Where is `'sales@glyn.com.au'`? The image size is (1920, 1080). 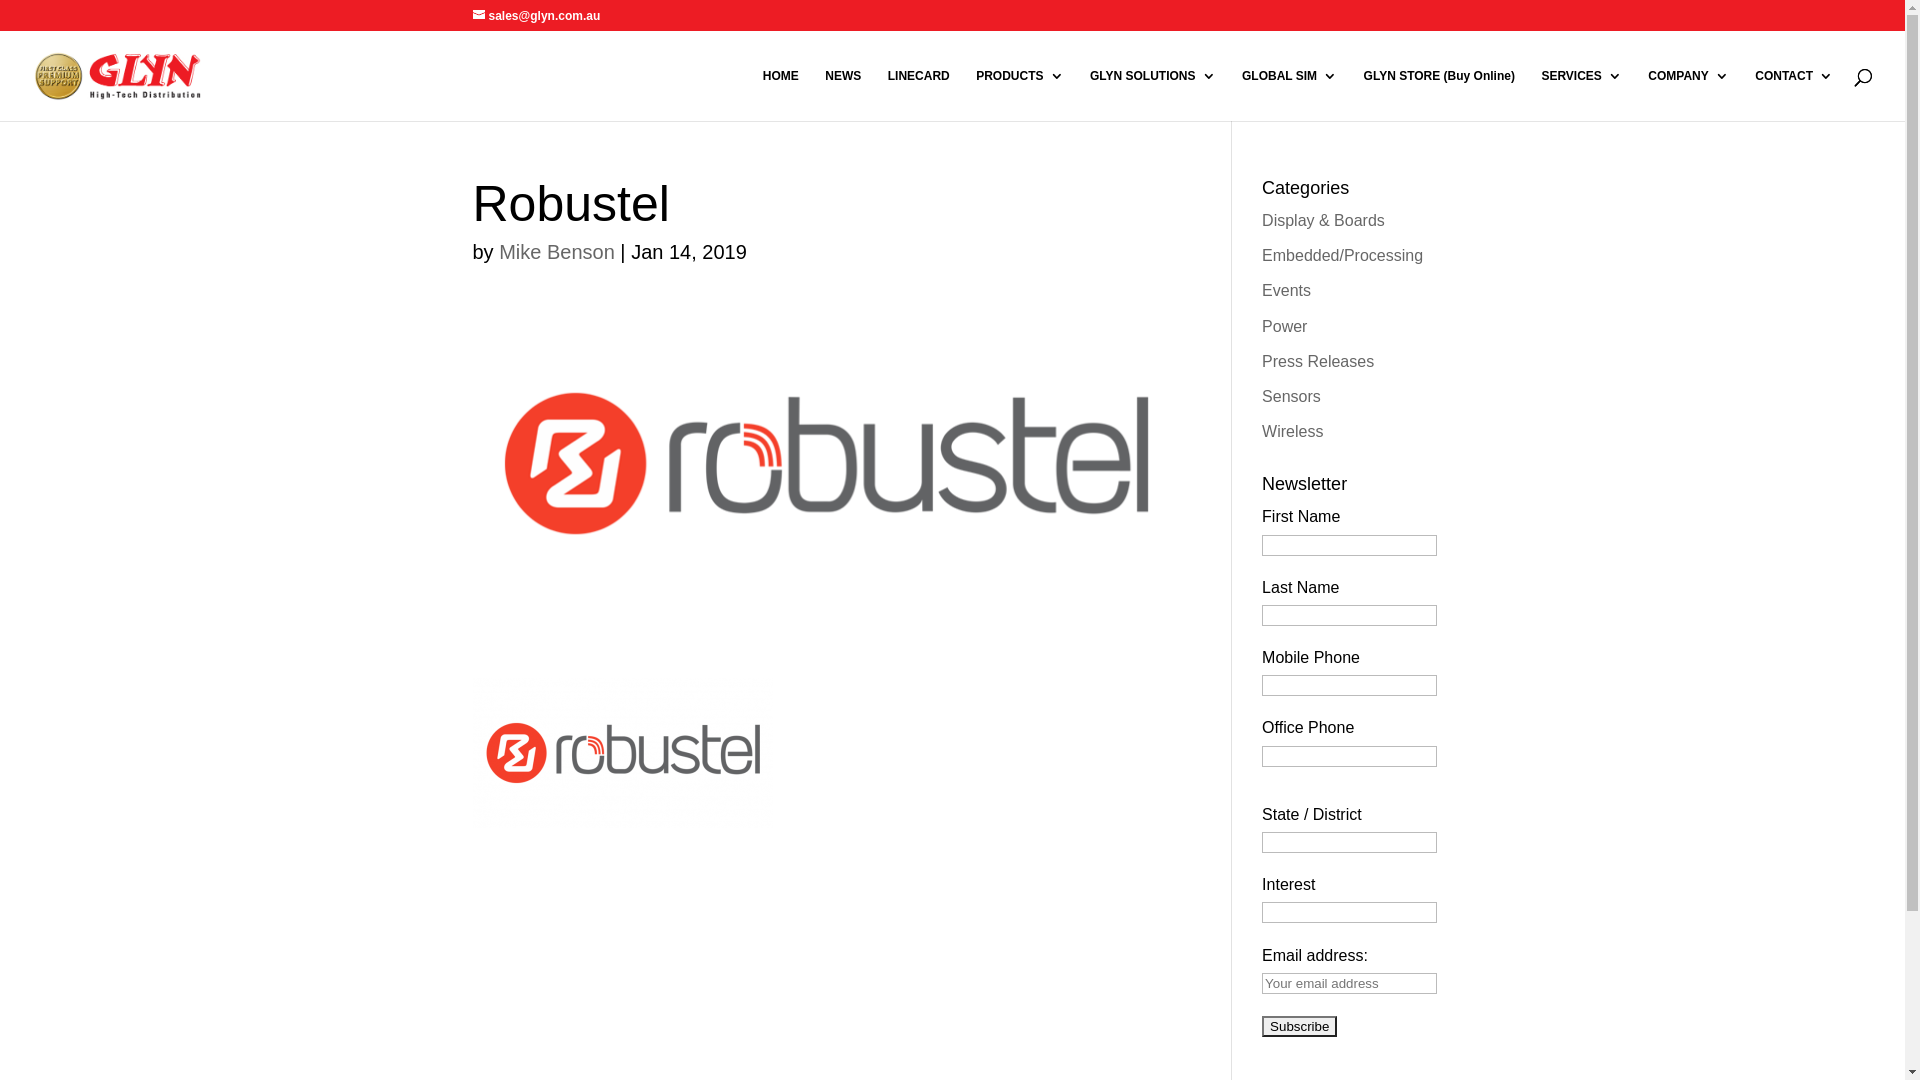 'sales@glyn.com.au' is located at coordinates (536, 15).